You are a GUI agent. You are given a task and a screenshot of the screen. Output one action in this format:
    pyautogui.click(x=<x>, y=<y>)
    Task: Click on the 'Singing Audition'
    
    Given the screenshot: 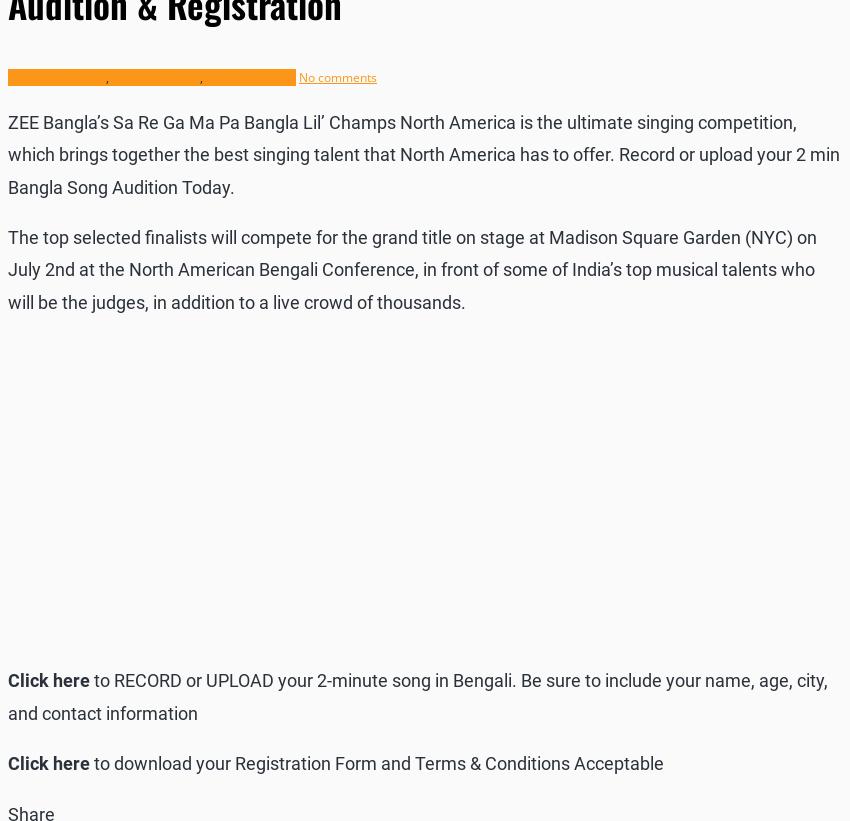 What is the action you would take?
    pyautogui.click(x=251, y=77)
    